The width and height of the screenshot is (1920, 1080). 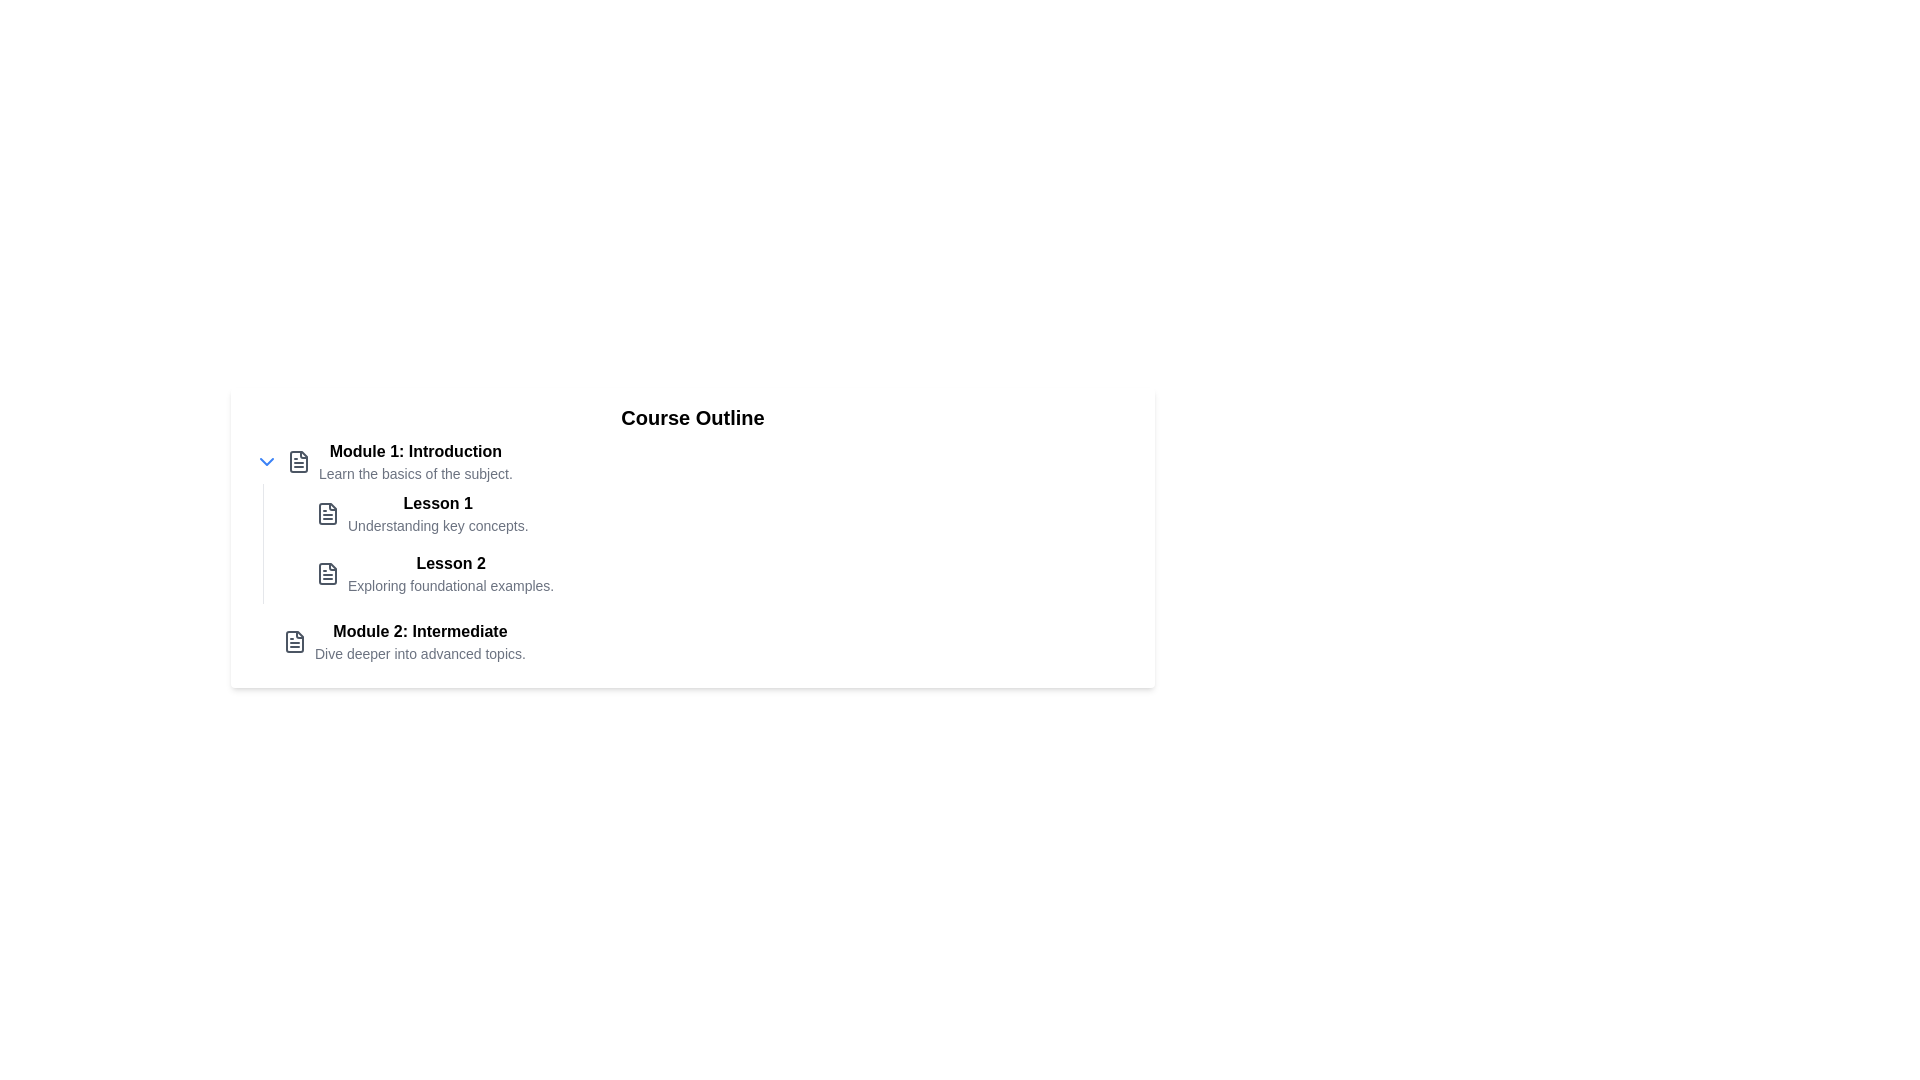 I want to click on the document icon associated with 'Lesson 2', which is located in the middle-left of the user interface, near the textual content titled 'Lesson 2', so click(x=327, y=512).